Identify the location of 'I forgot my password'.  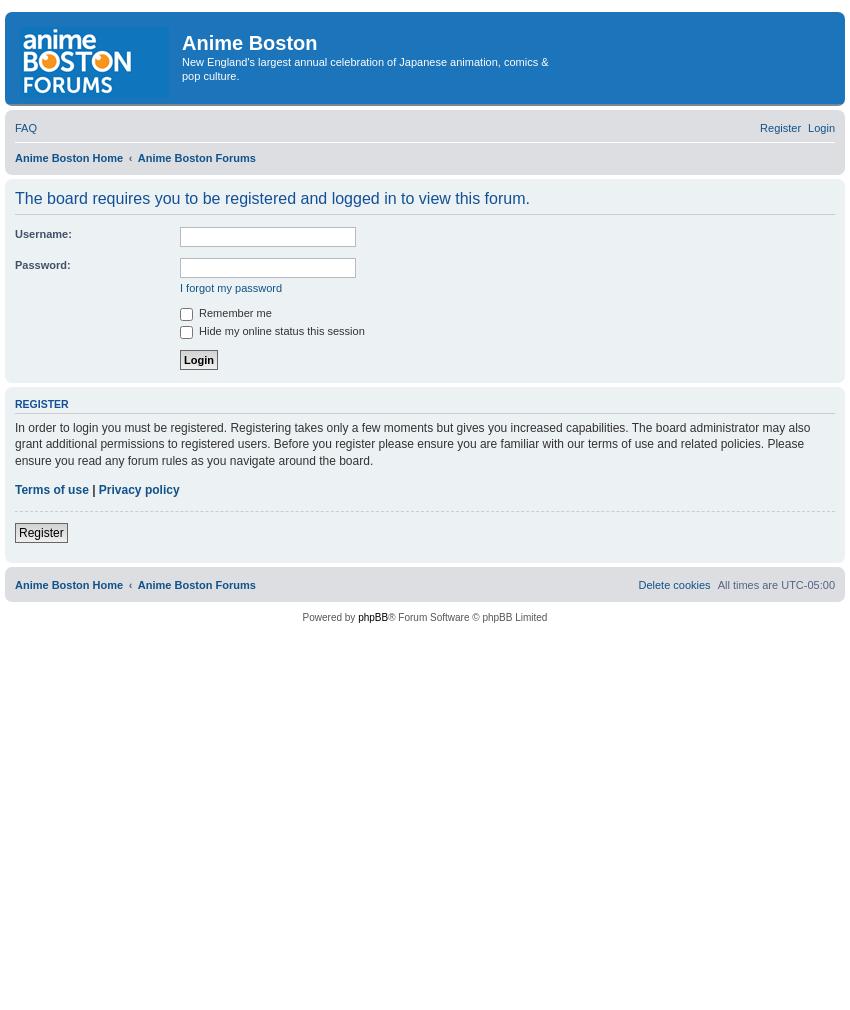
(231, 287).